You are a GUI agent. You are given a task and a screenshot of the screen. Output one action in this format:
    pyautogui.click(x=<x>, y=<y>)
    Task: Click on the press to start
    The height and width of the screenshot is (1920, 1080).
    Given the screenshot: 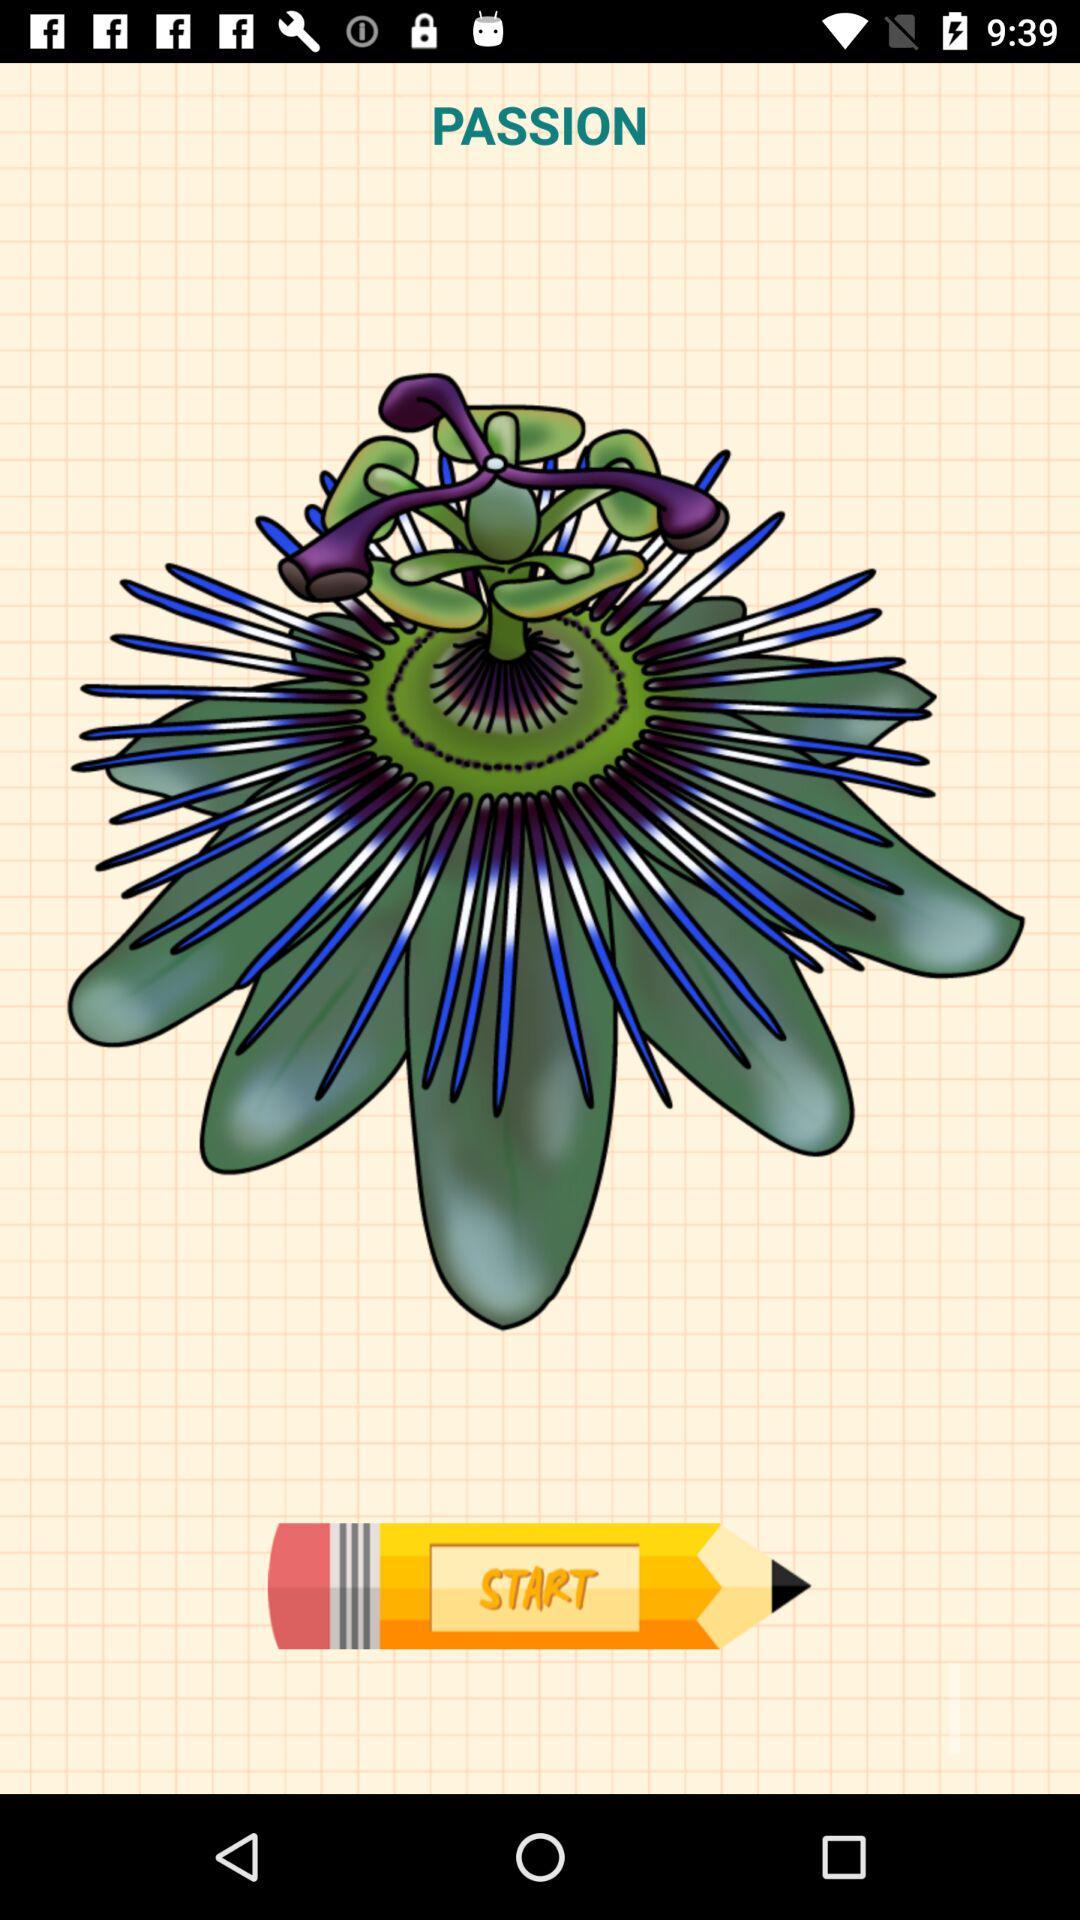 What is the action you would take?
    pyautogui.click(x=538, y=1585)
    